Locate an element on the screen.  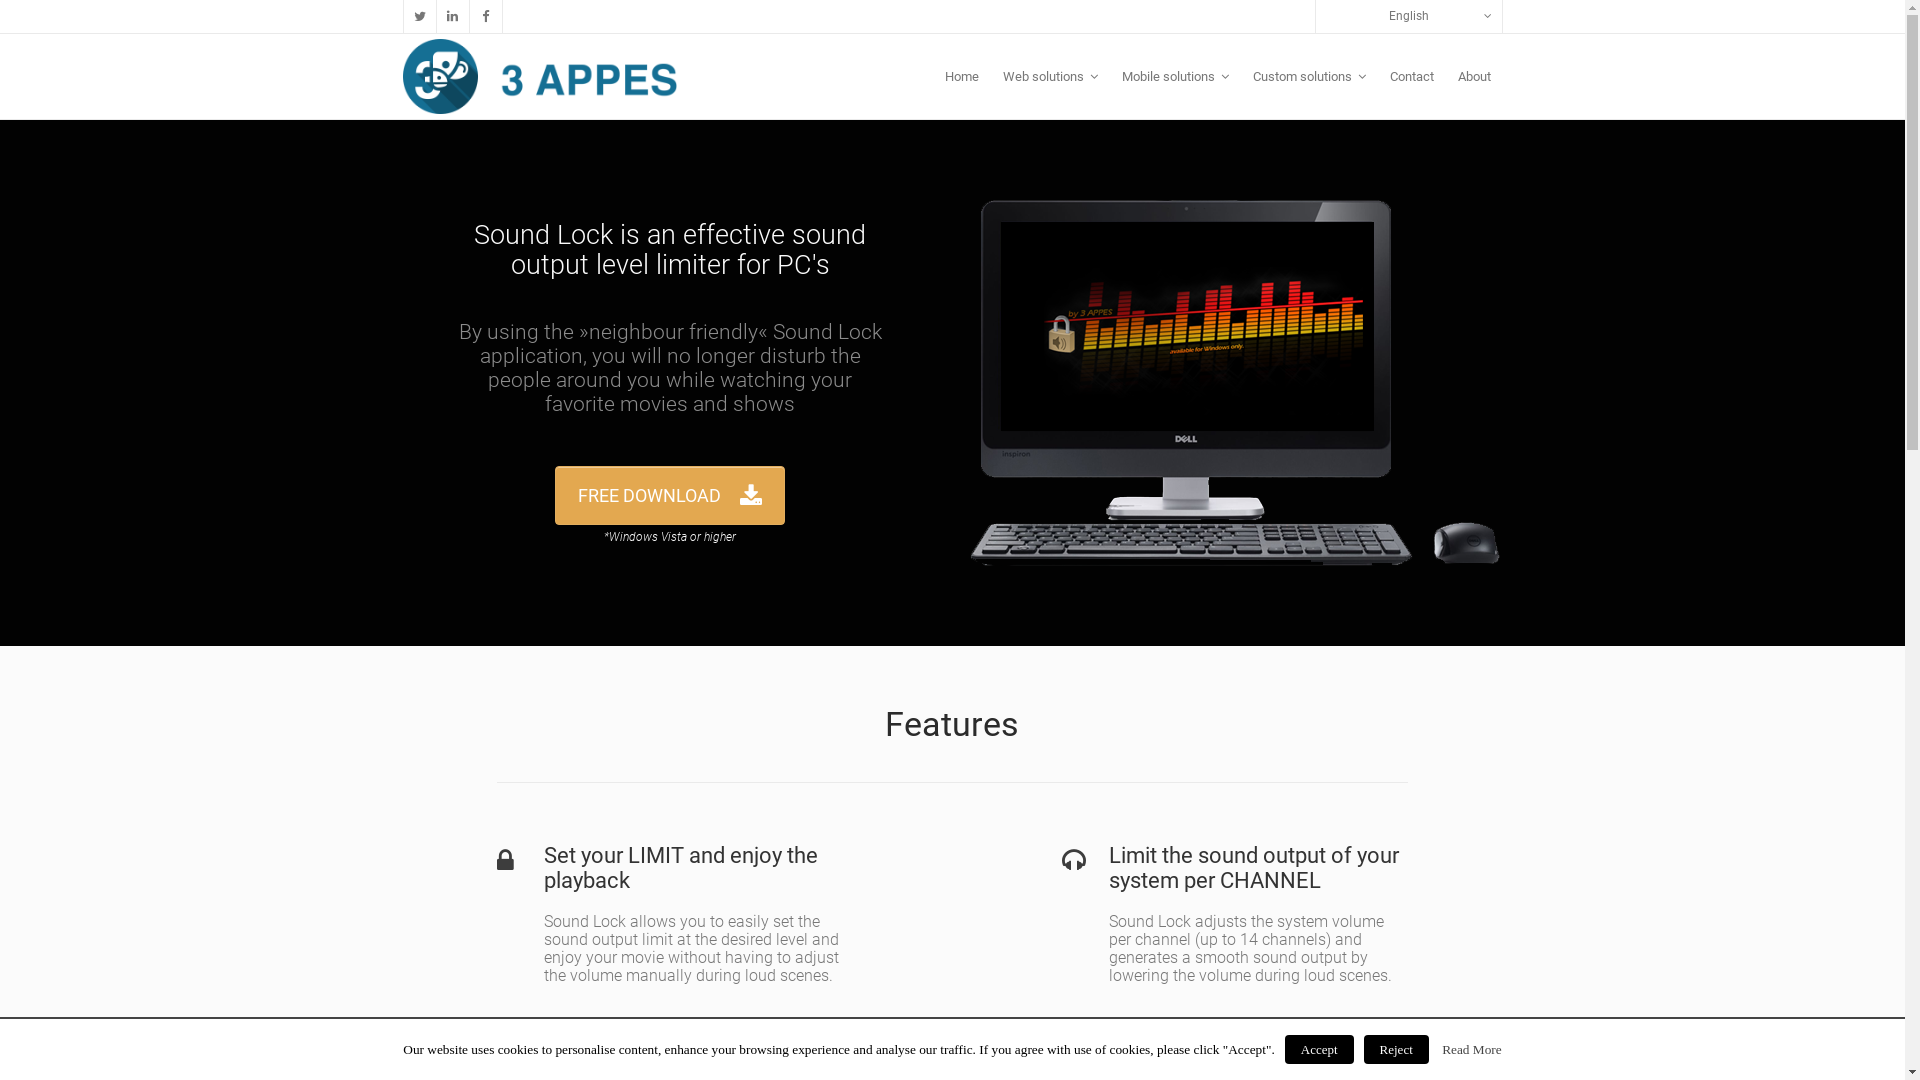
'About' is located at coordinates (1445, 75).